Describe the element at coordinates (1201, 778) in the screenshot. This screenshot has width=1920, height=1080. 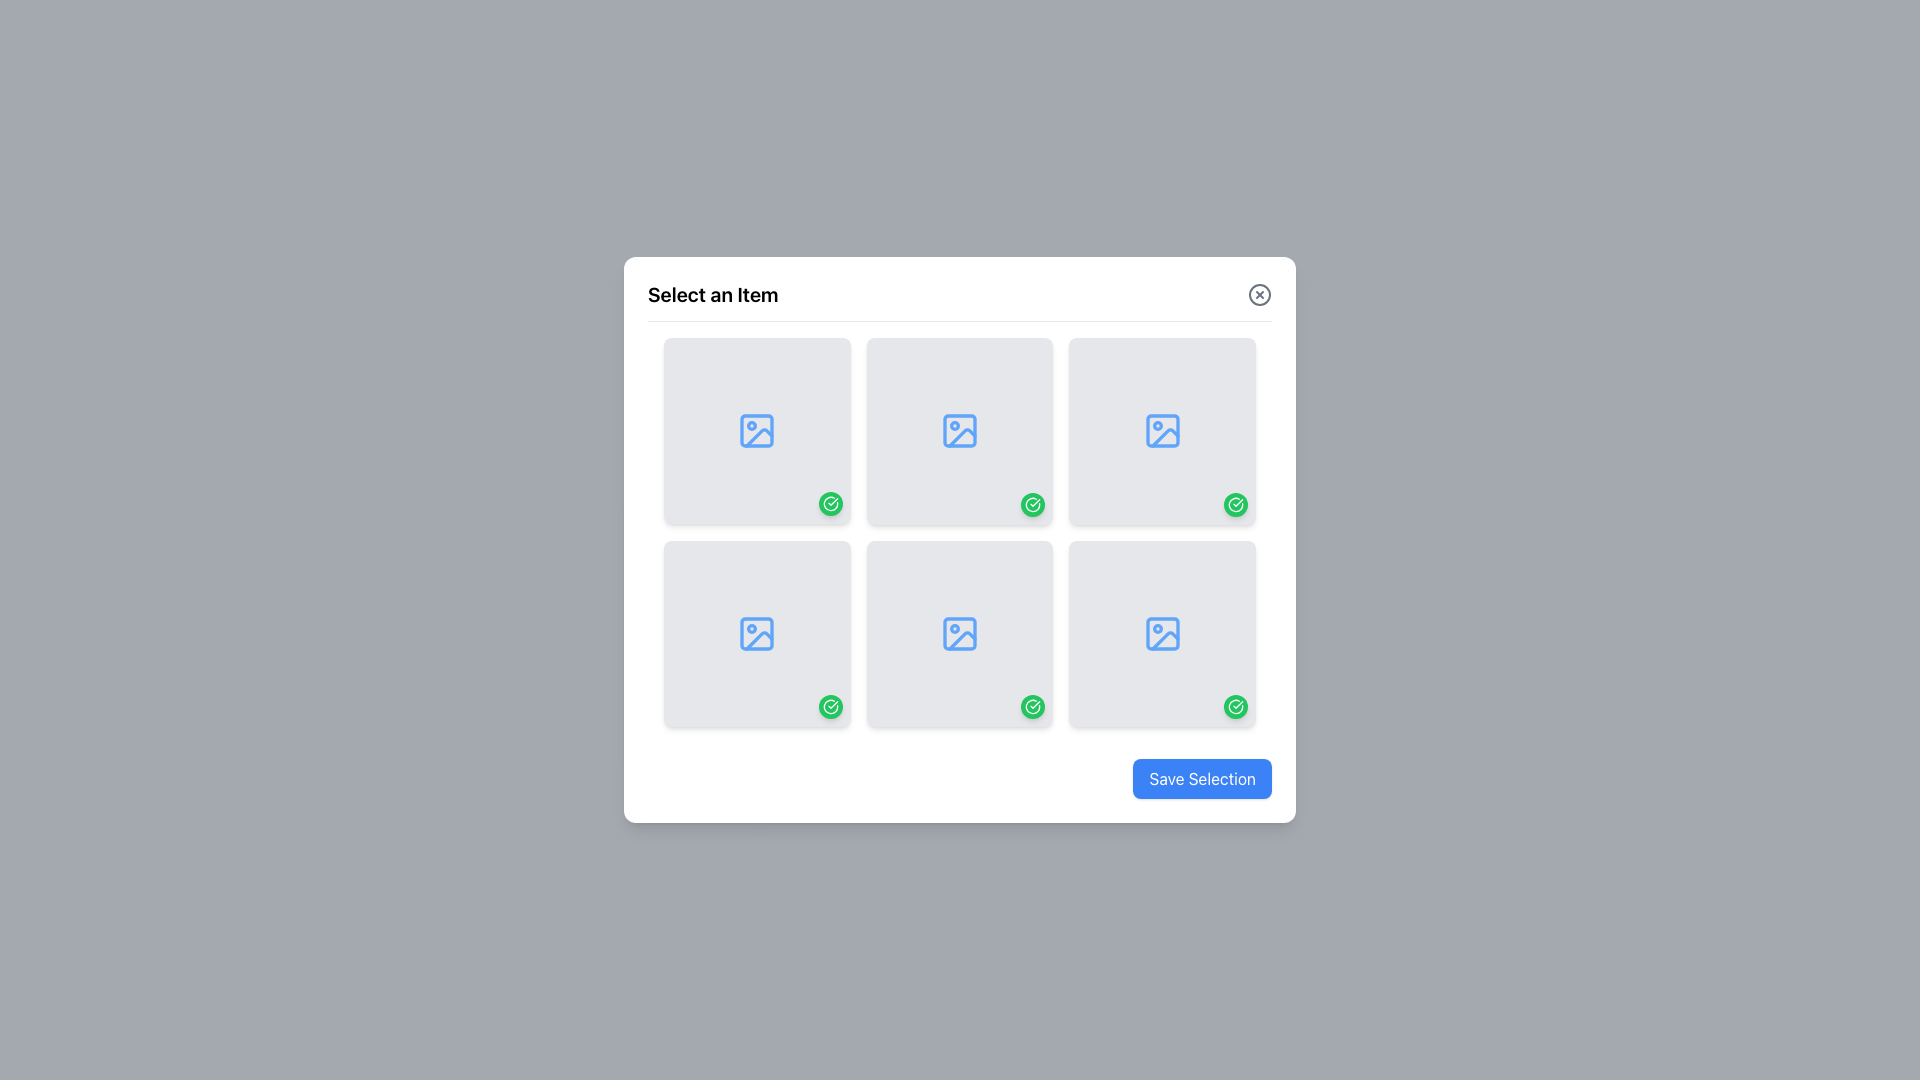
I see `the blue 'Save Selection' button with white text` at that location.